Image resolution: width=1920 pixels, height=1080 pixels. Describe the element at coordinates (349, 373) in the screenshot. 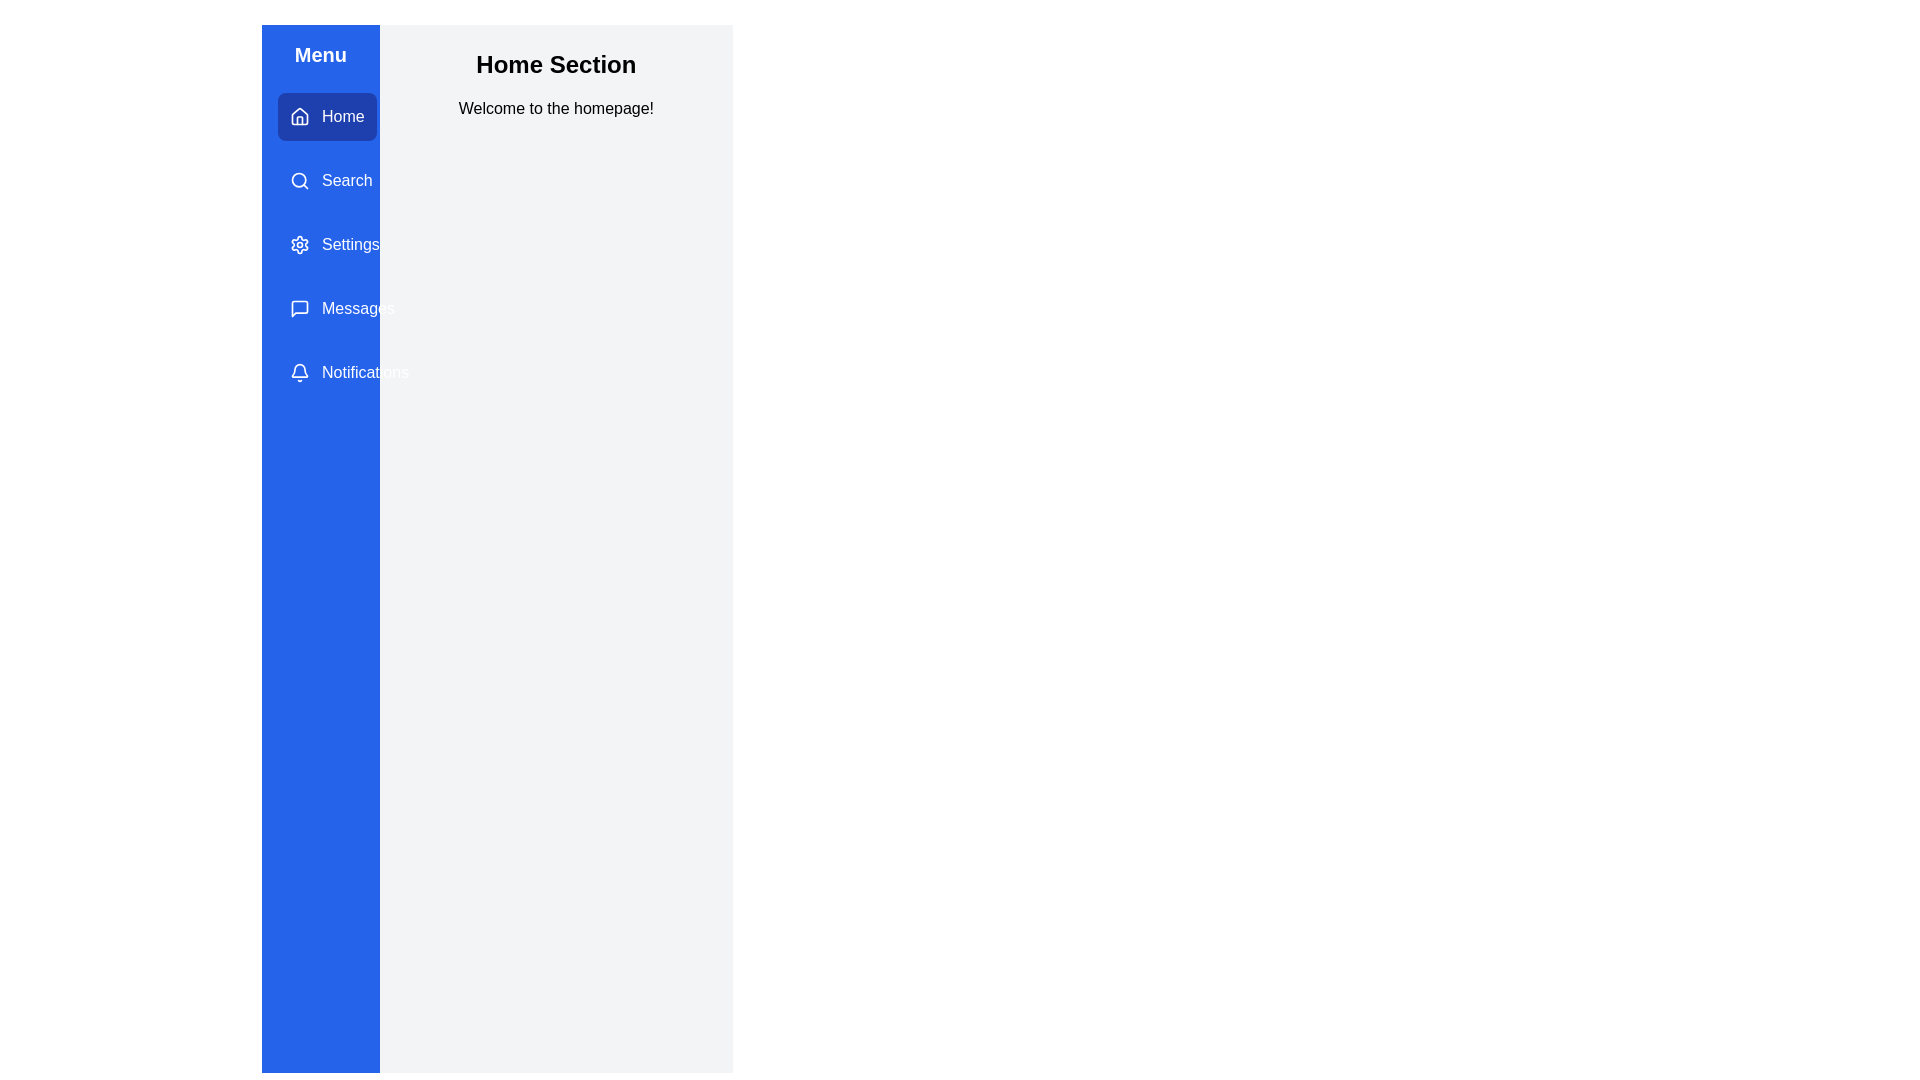

I see `the 'Notifications' button in the vertical navigation menu, which has a blue background and a bell icon on the left` at that location.